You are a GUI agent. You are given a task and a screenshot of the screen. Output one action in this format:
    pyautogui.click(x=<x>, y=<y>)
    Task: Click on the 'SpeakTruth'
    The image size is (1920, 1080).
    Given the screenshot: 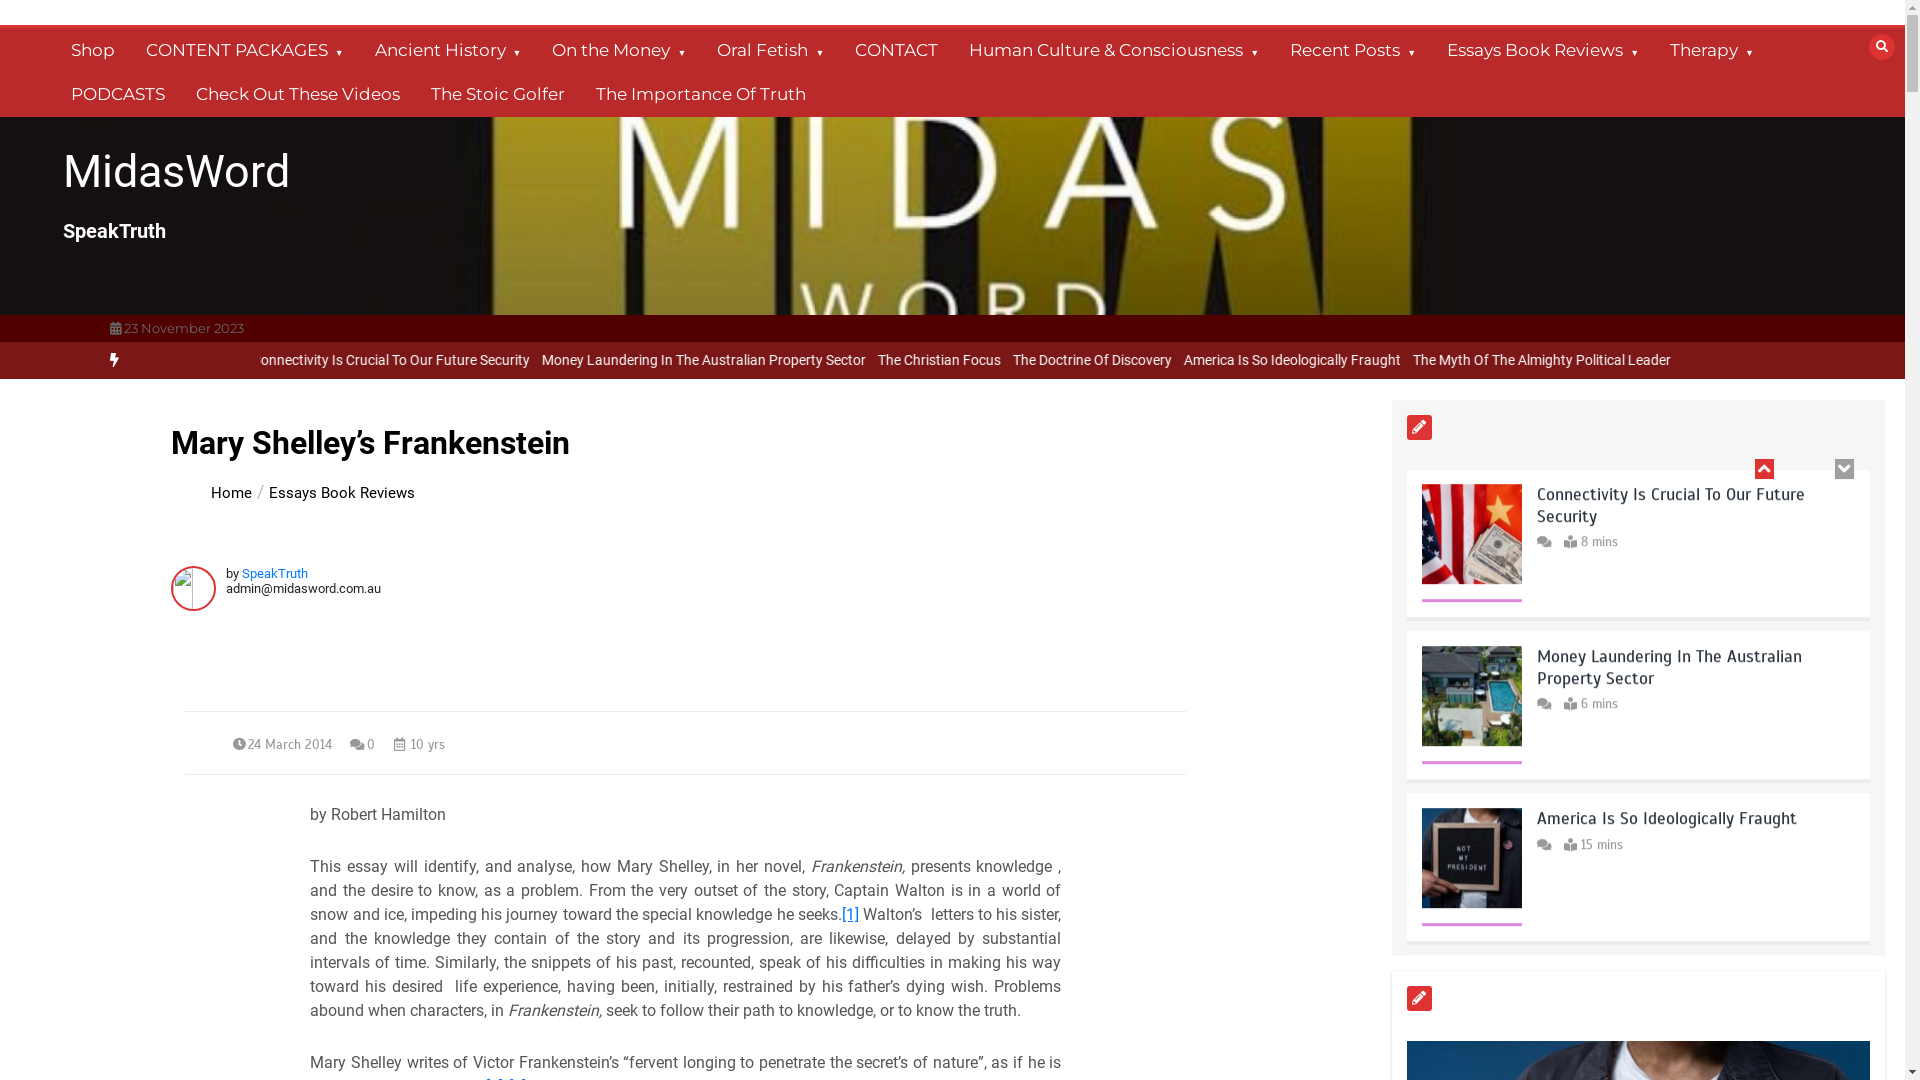 What is the action you would take?
    pyautogui.click(x=273, y=573)
    